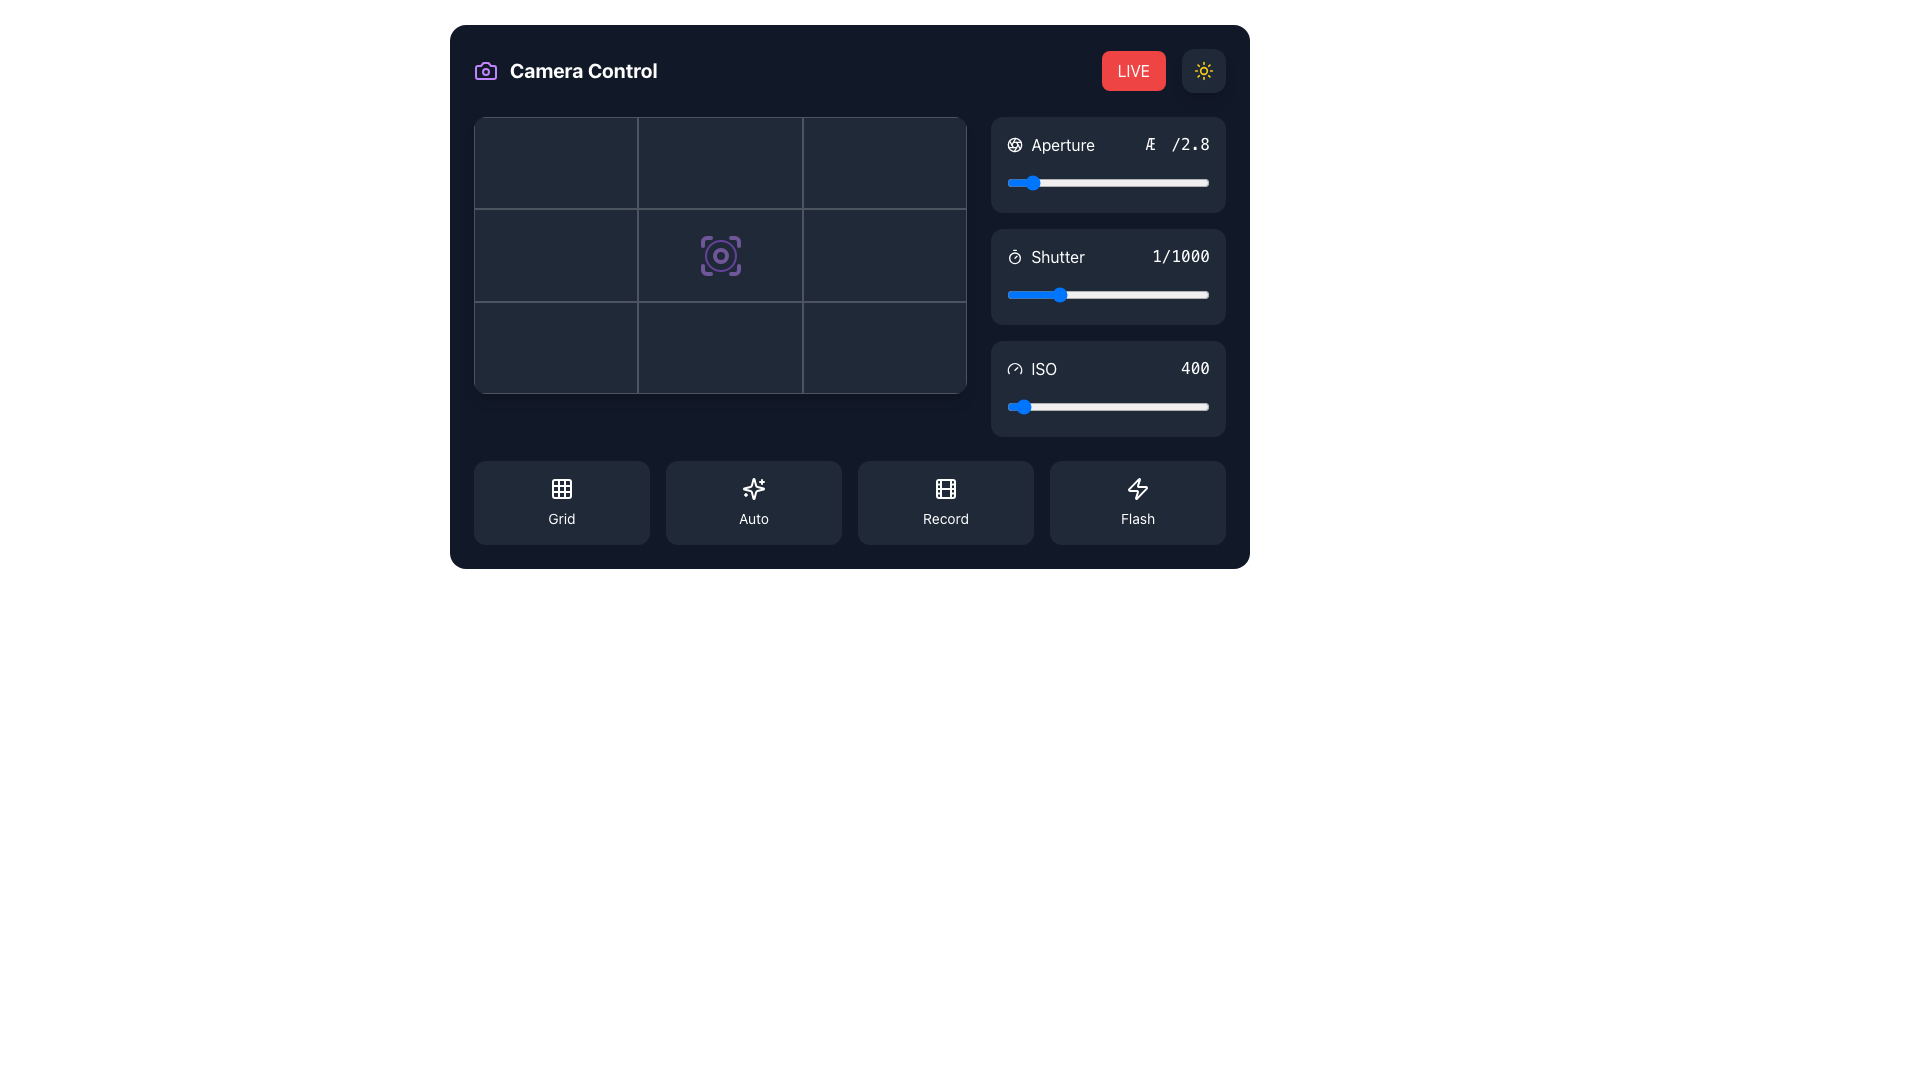  What do you see at coordinates (1168, 182) in the screenshot?
I see `the aperture` at bounding box center [1168, 182].